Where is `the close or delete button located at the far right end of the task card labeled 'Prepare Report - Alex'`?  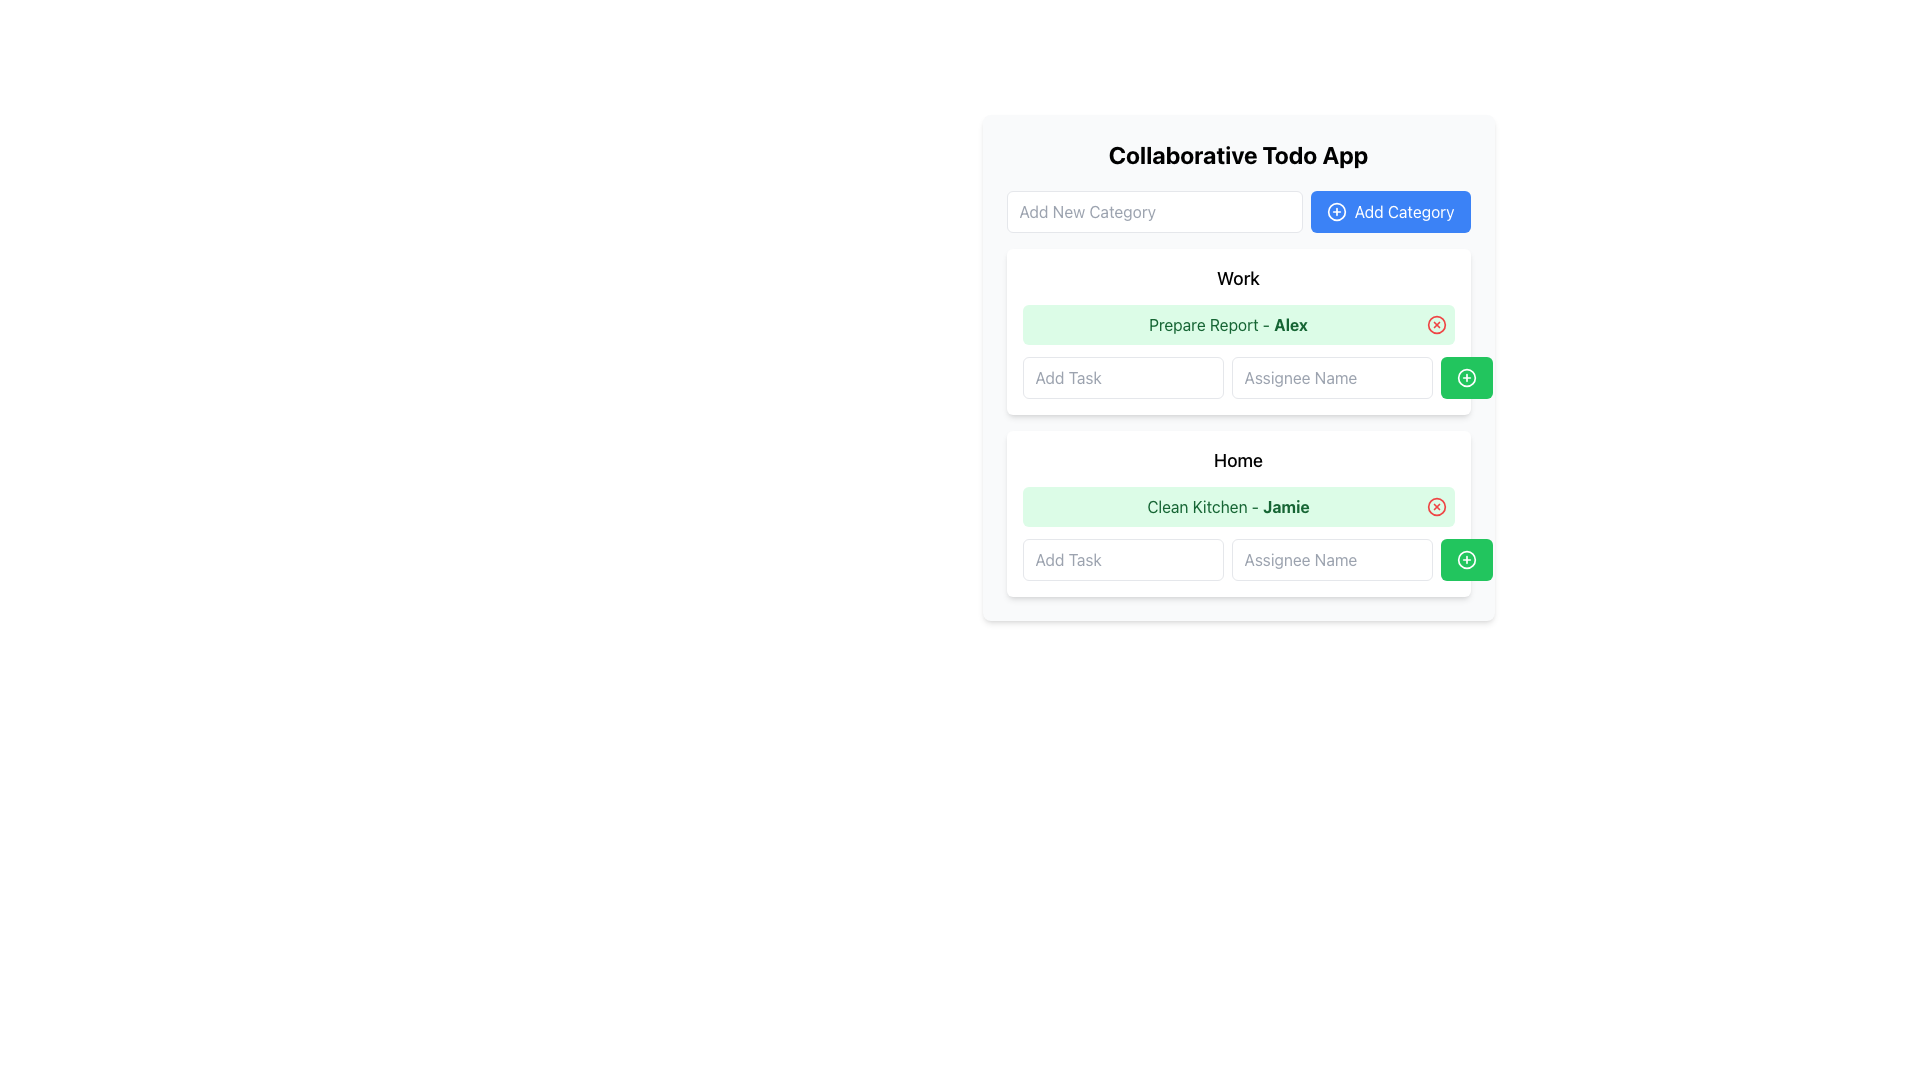
the close or delete button located at the far right end of the task card labeled 'Prepare Report - Alex' is located at coordinates (1435, 323).